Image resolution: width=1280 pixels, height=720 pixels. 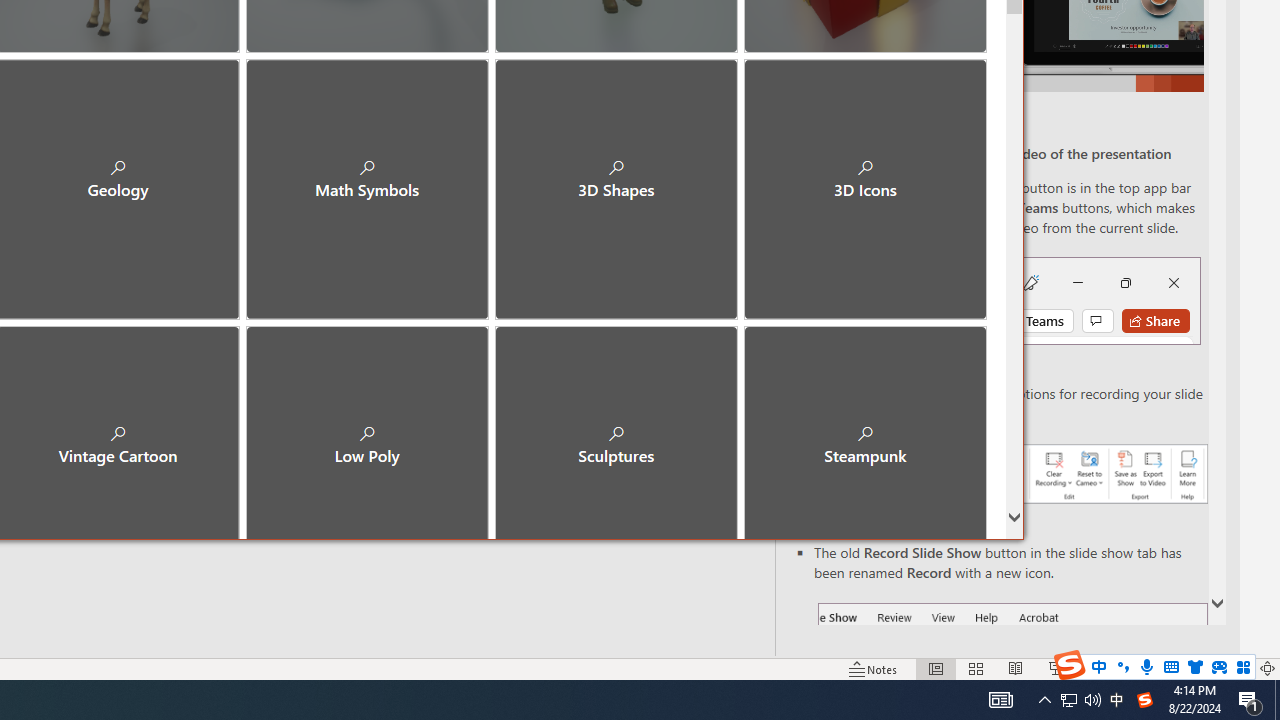 What do you see at coordinates (367, 428) in the screenshot?
I see `'Low Poly'` at bounding box center [367, 428].